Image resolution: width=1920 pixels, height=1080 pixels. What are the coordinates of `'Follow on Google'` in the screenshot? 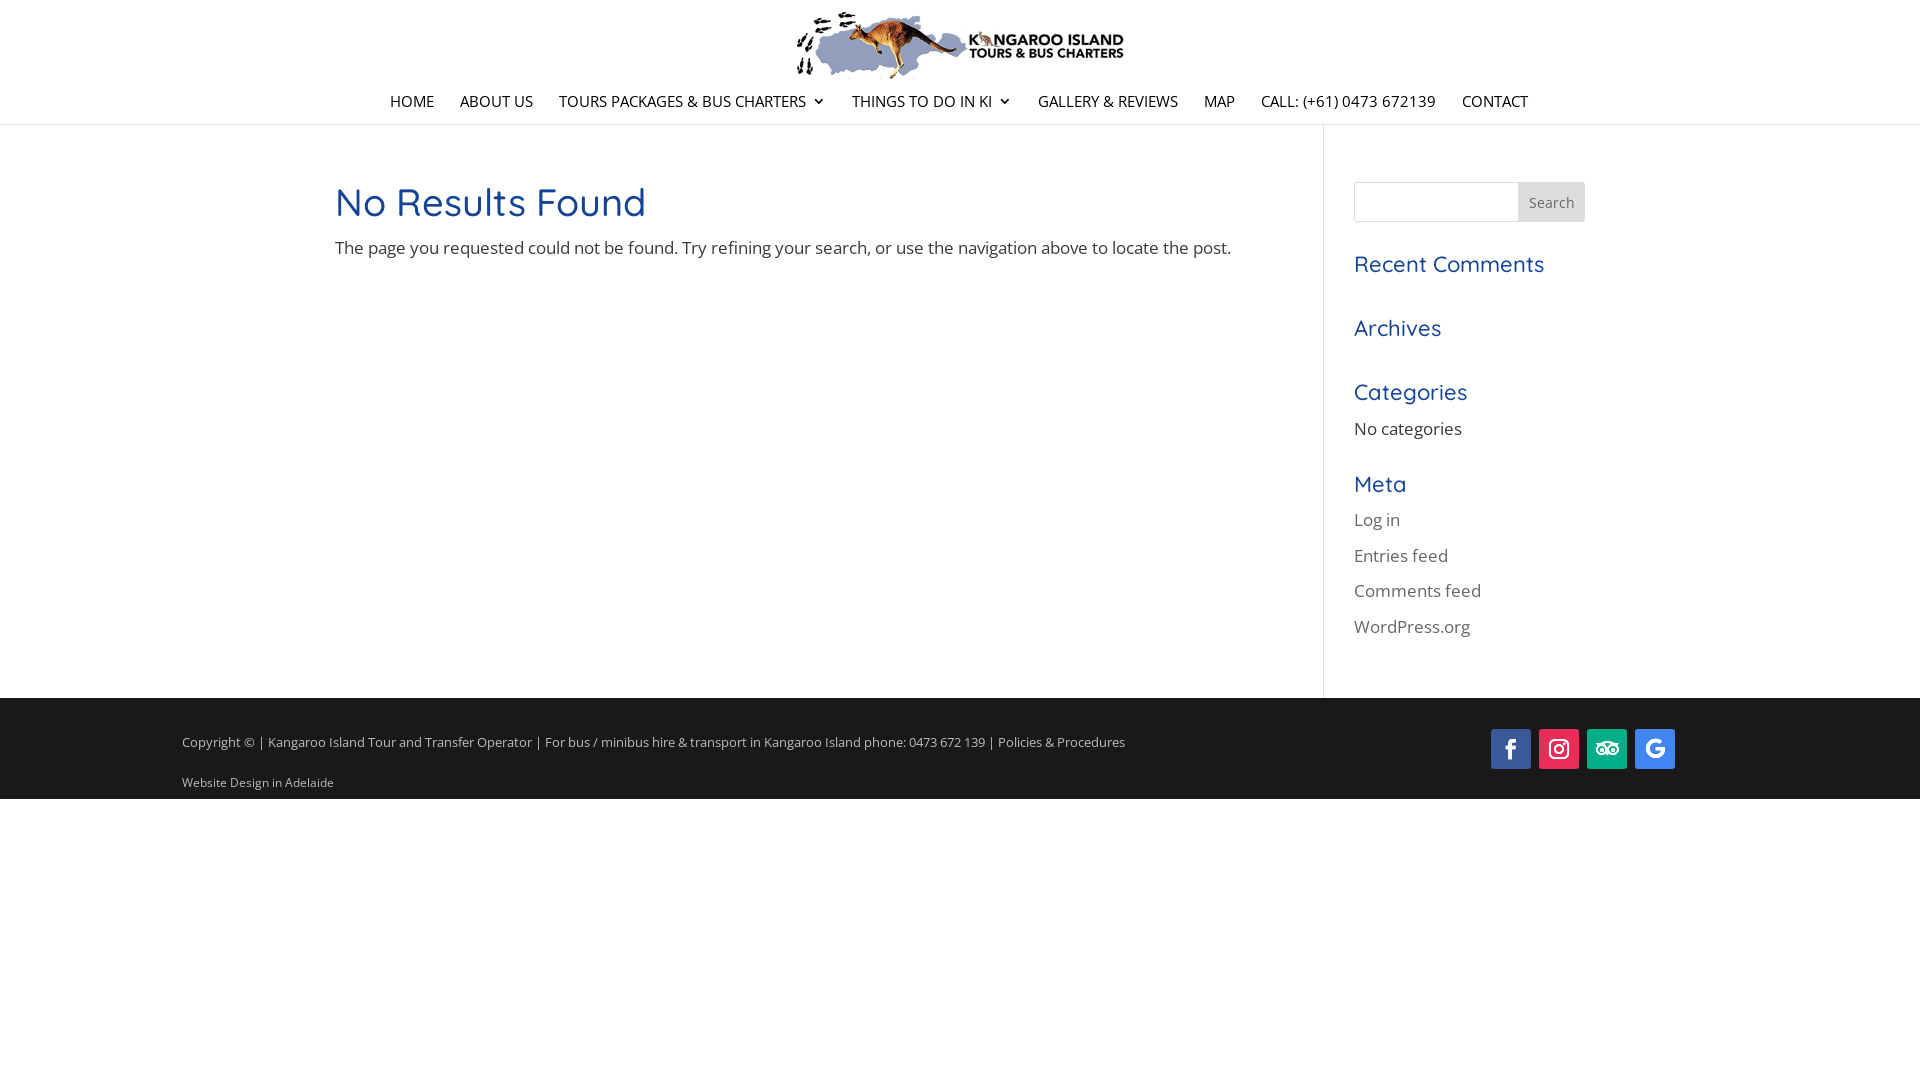 It's located at (1655, 748).